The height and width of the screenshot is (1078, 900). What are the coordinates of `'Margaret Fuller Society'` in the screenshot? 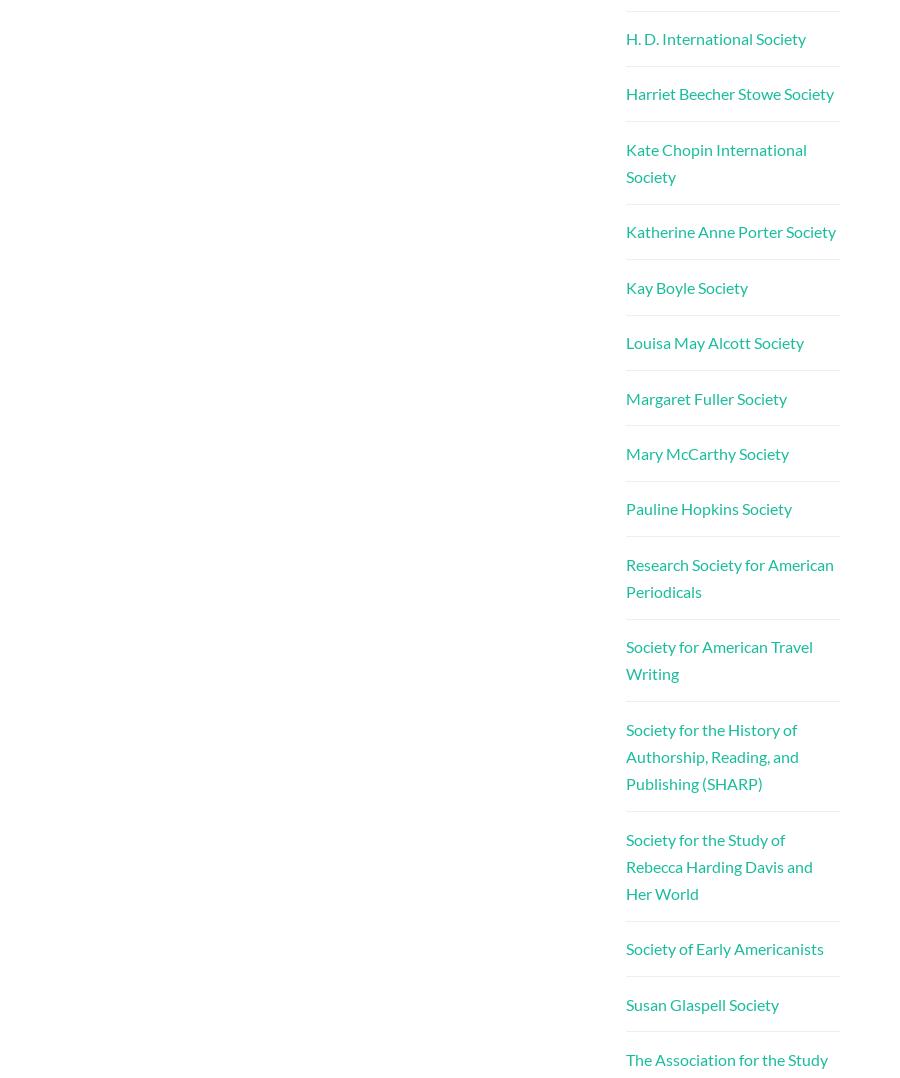 It's located at (624, 396).